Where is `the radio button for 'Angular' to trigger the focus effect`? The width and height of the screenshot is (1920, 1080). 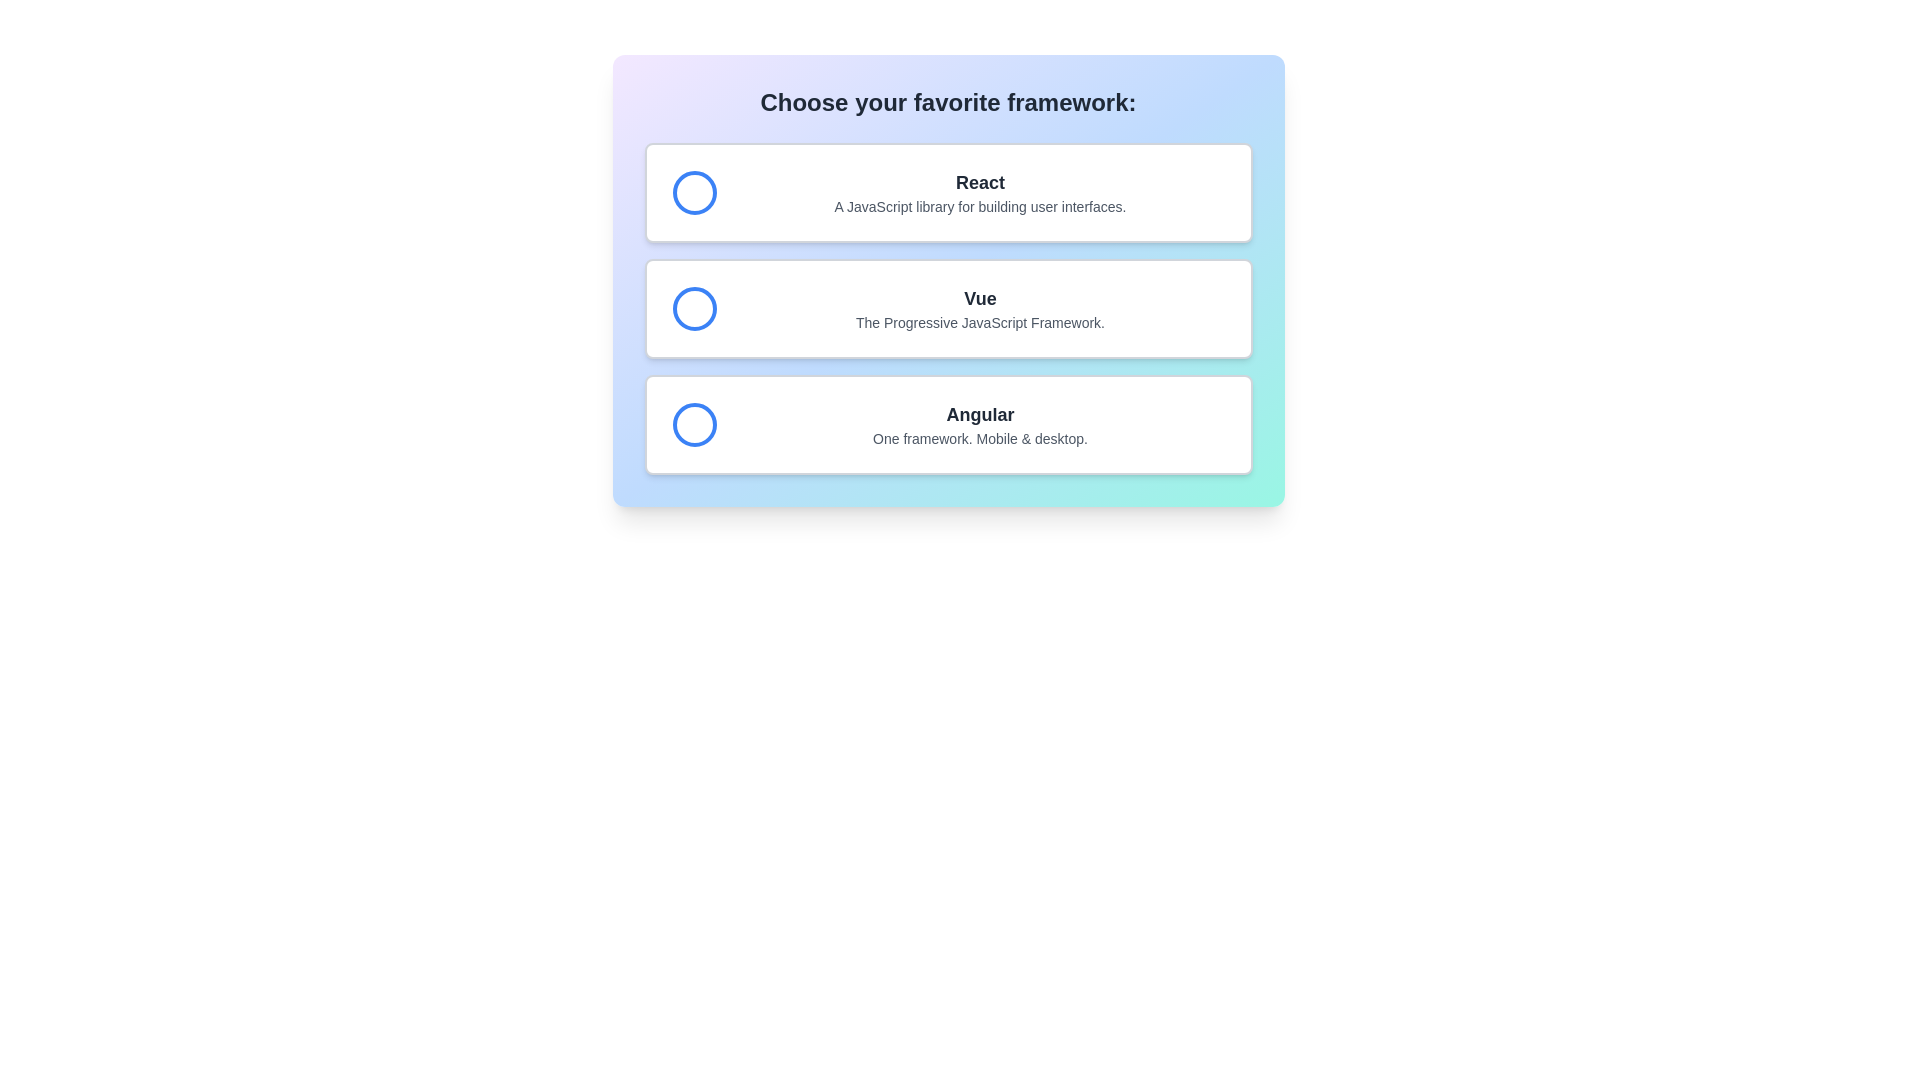
the radio button for 'Angular' to trigger the focus effect is located at coordinates (694, 423).